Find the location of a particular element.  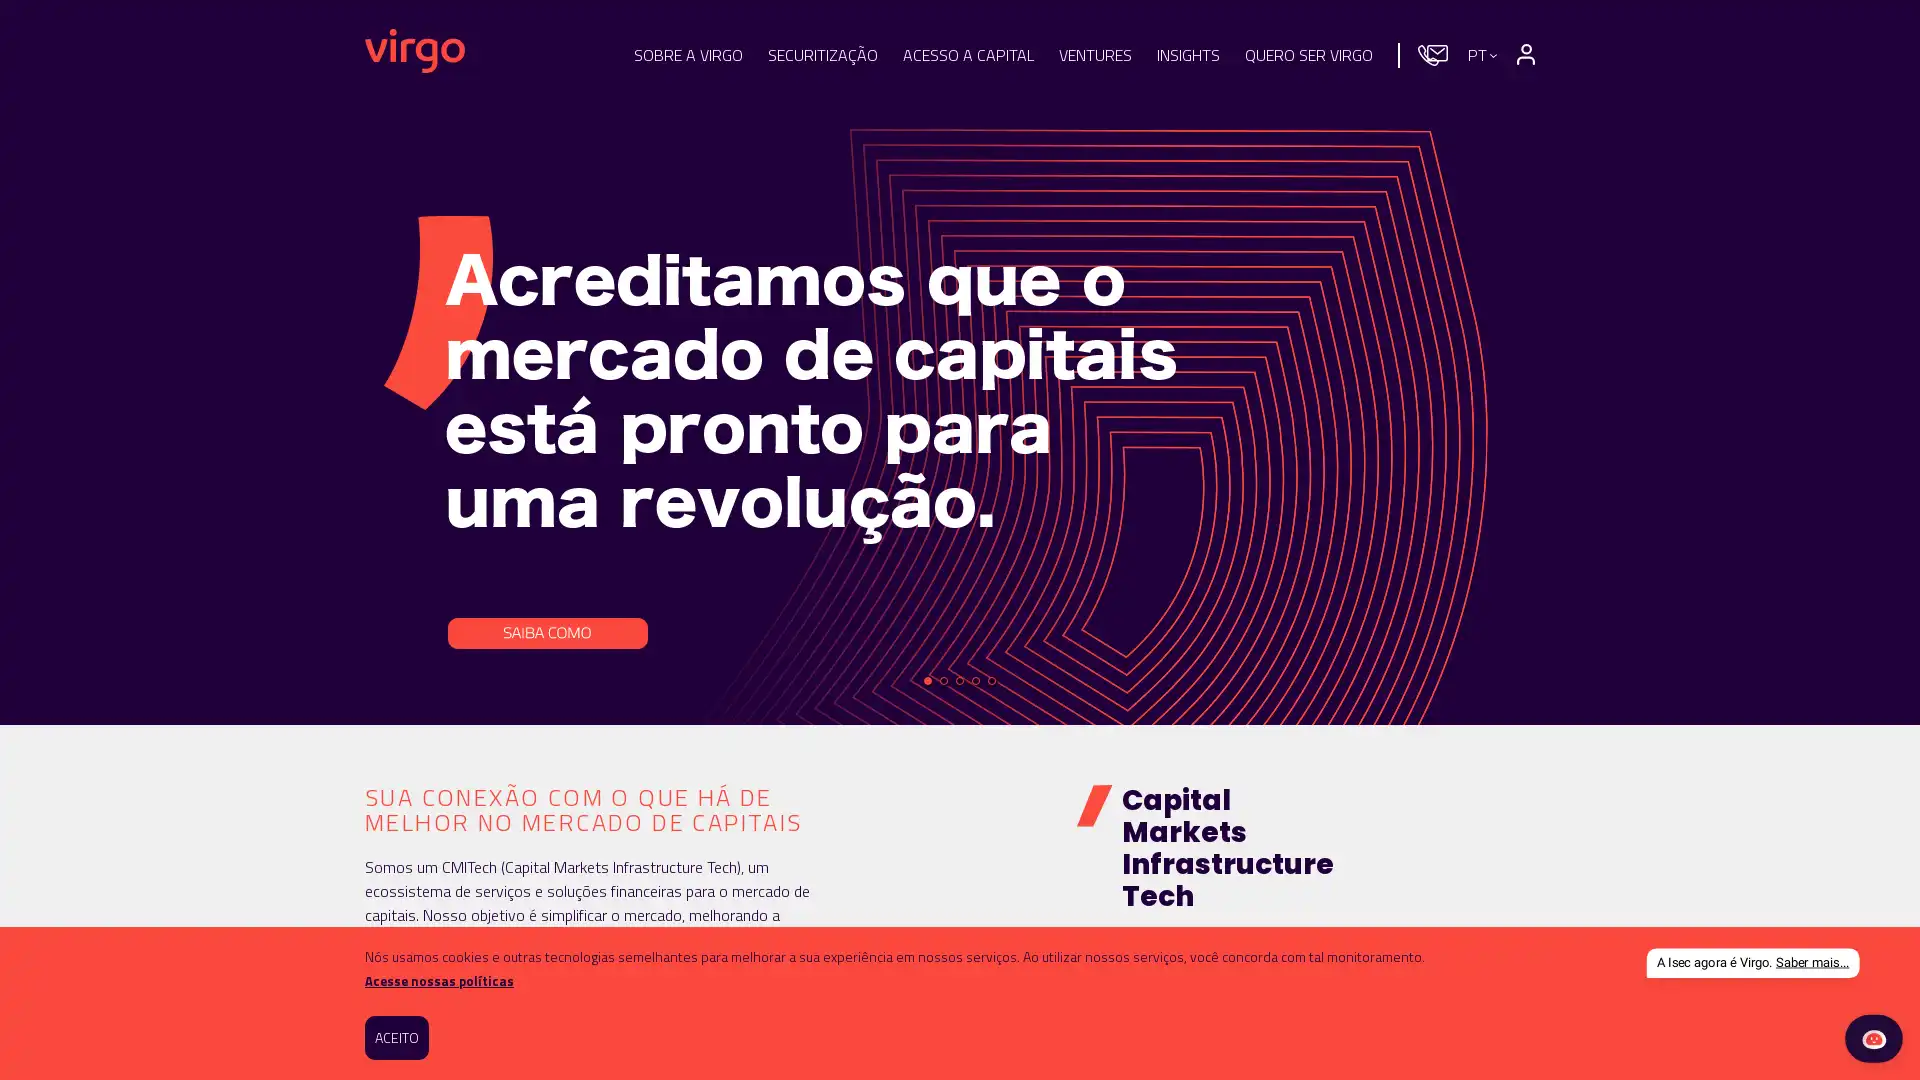

Go to slide 1 is located at coordinates (926, 680).